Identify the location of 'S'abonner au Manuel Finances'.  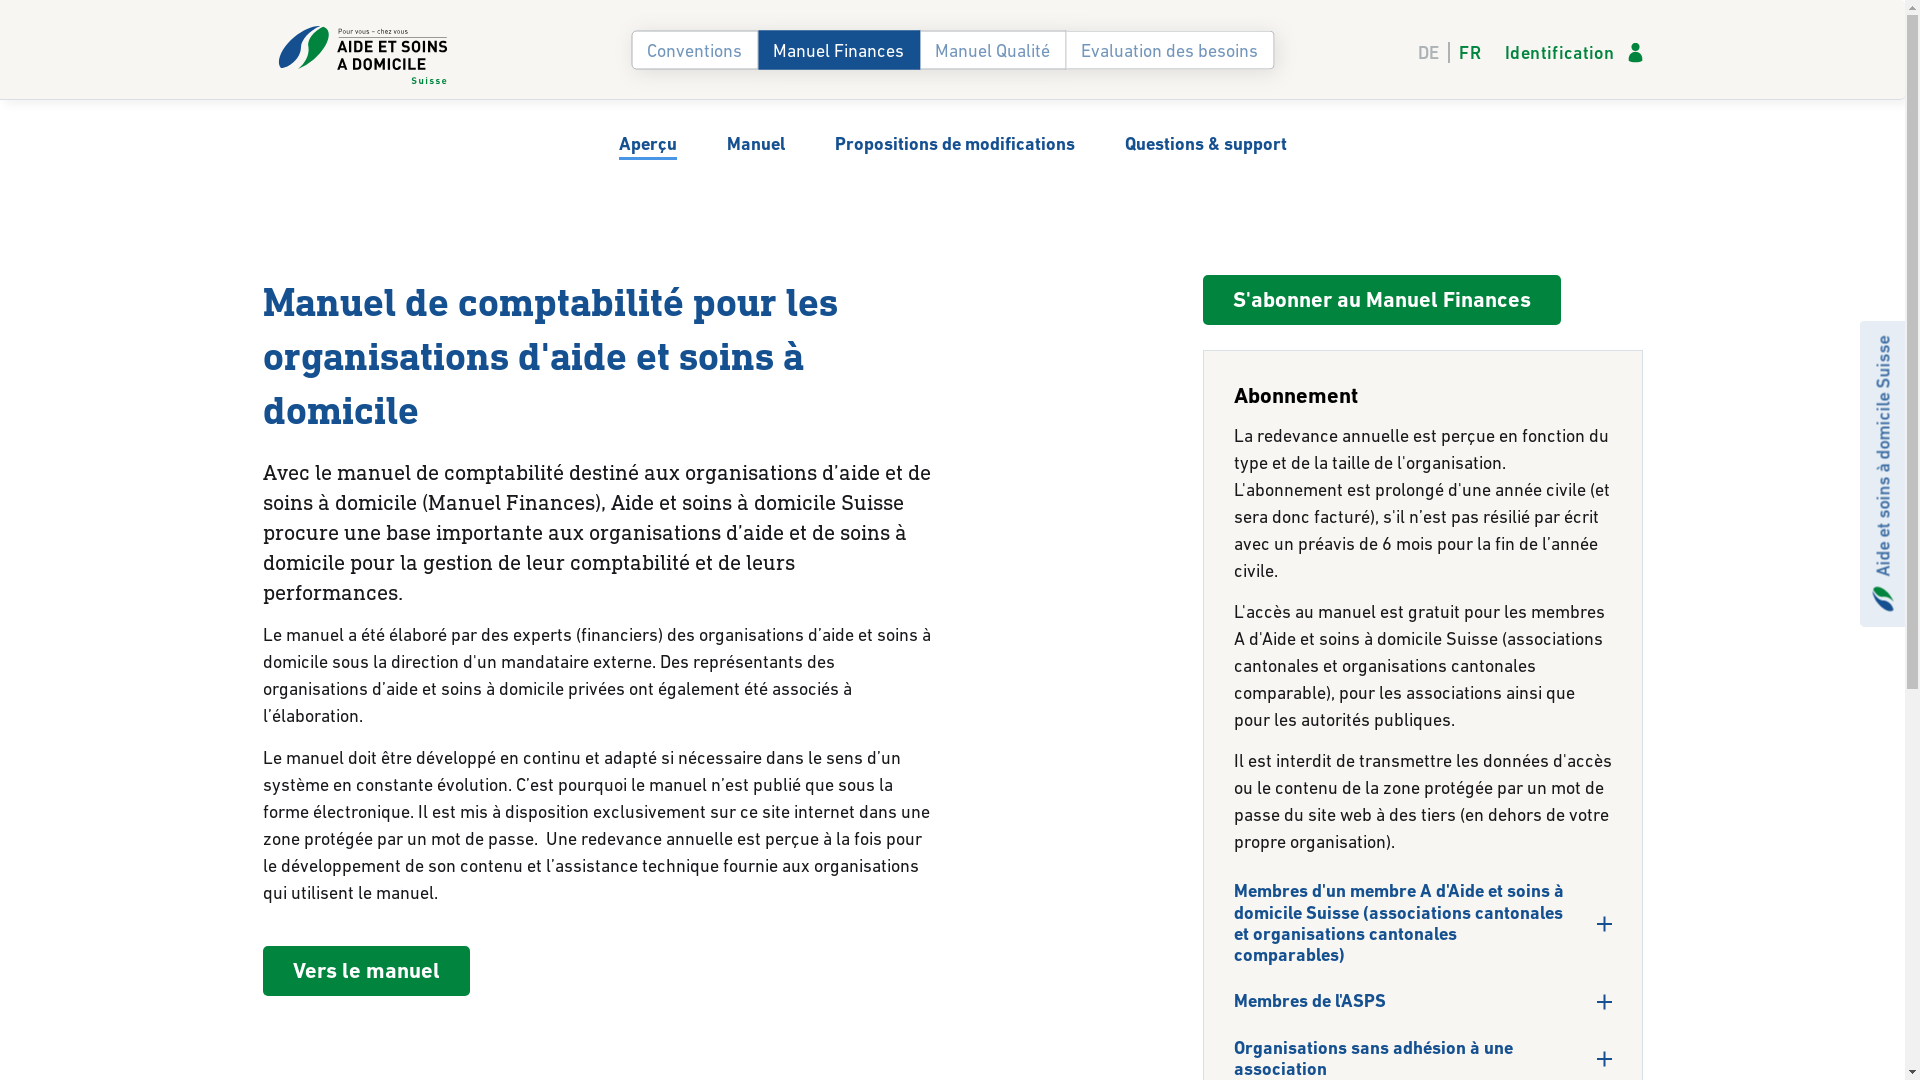
(1380, 300).